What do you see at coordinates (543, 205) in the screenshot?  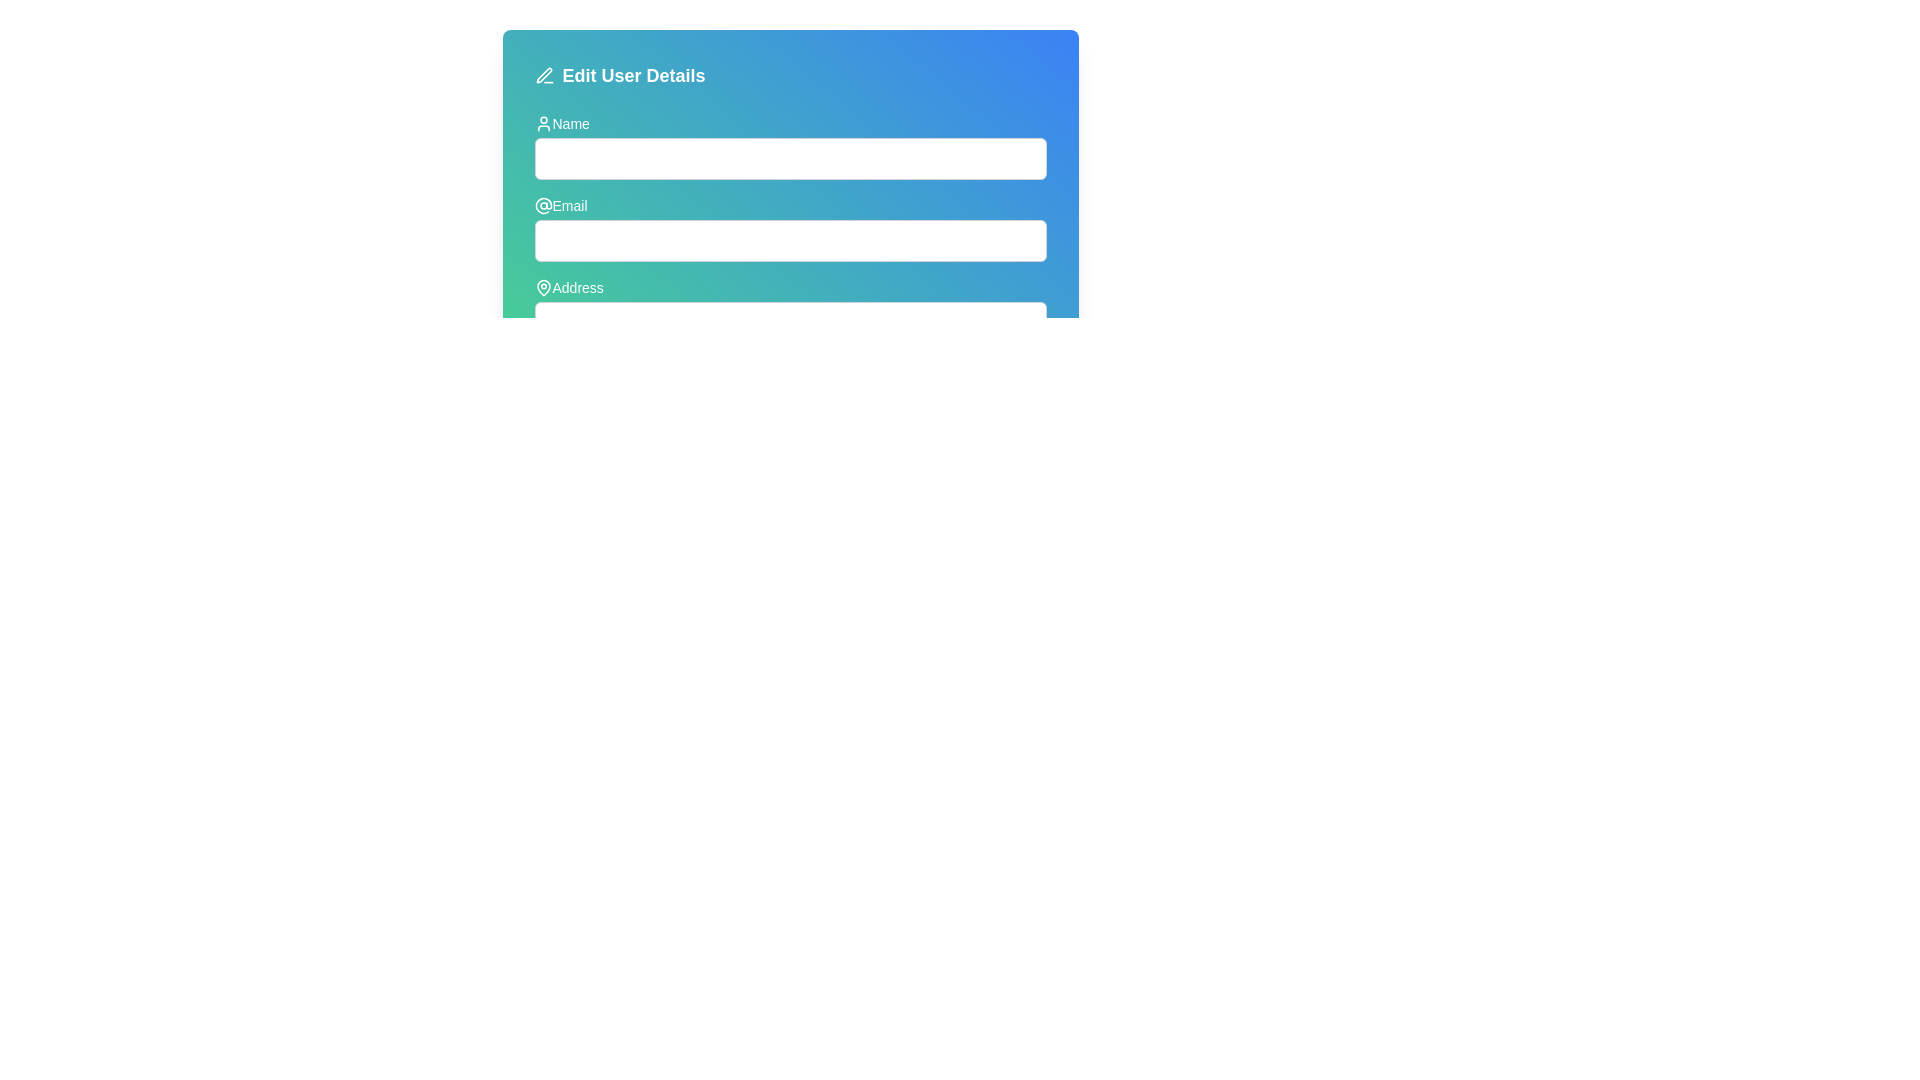 I see `the small circular '@' icon located to the immediate left of the text 'Email', which serves as an indicator for the email input field` at bounding box center [543, 205].